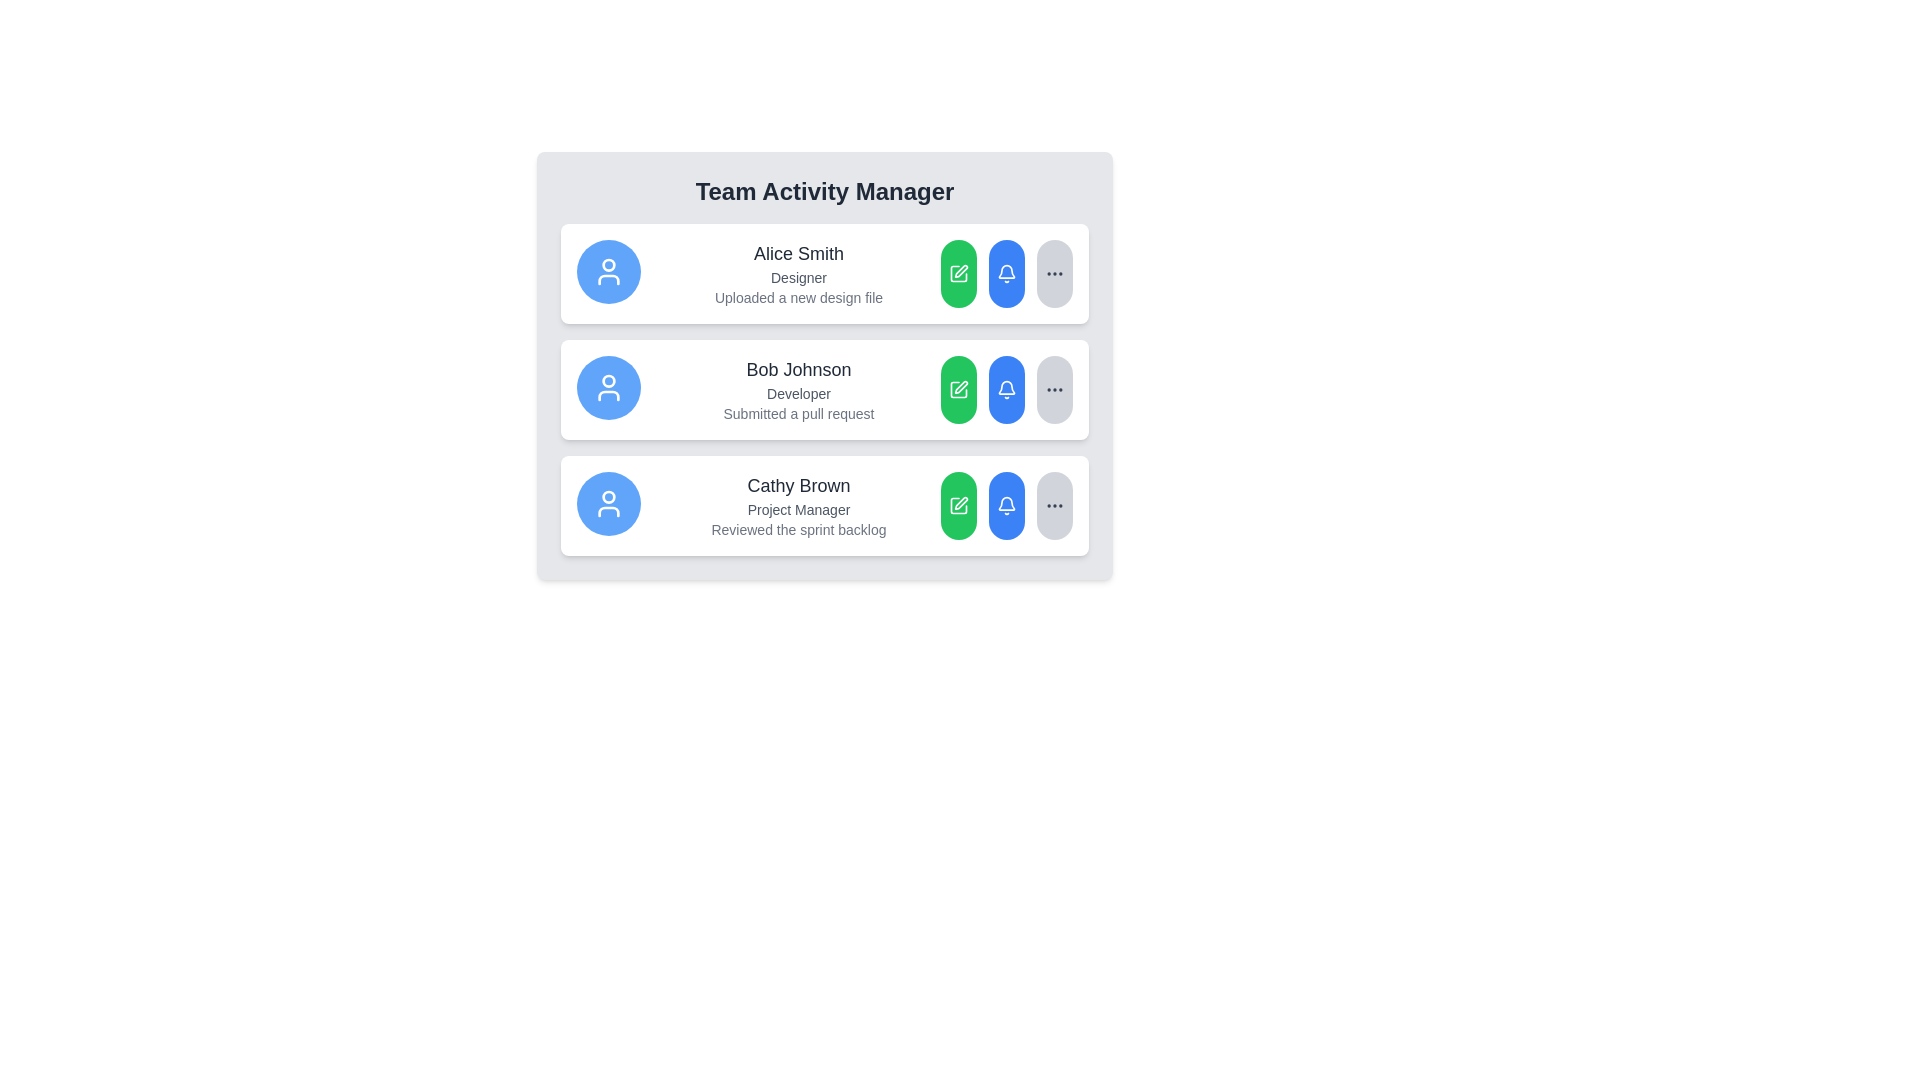 The image size is (1920, 1080). What do you see at coordinates (797, 508) in the screenshot?
I see `the text label indicating the professional designation of the individual, located below 'Cathy Brown' and above 'Reviewed the sprint backlog' in the third user entry of the vertical list` at bounding box center [797, 508].